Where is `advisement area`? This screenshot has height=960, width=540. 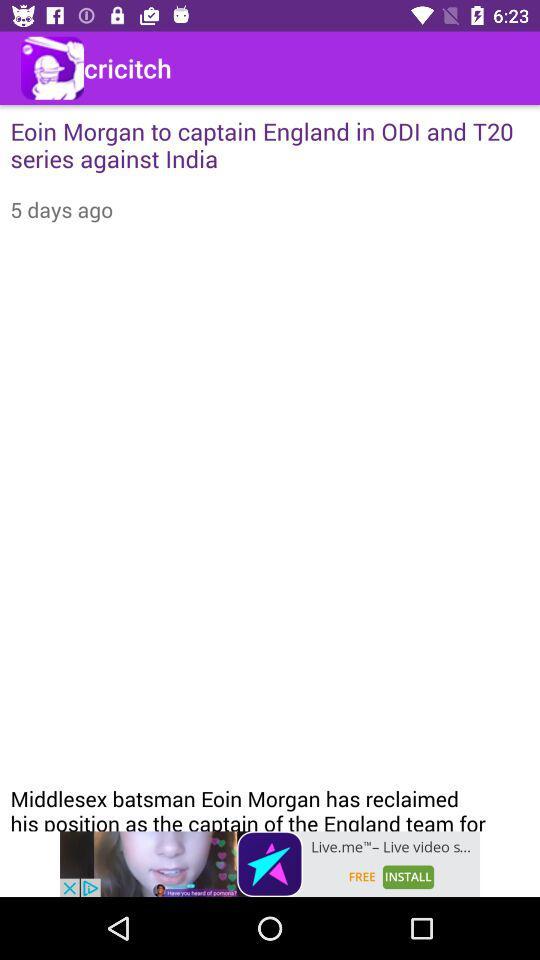
advisement area is located at coordinates (270, 863).